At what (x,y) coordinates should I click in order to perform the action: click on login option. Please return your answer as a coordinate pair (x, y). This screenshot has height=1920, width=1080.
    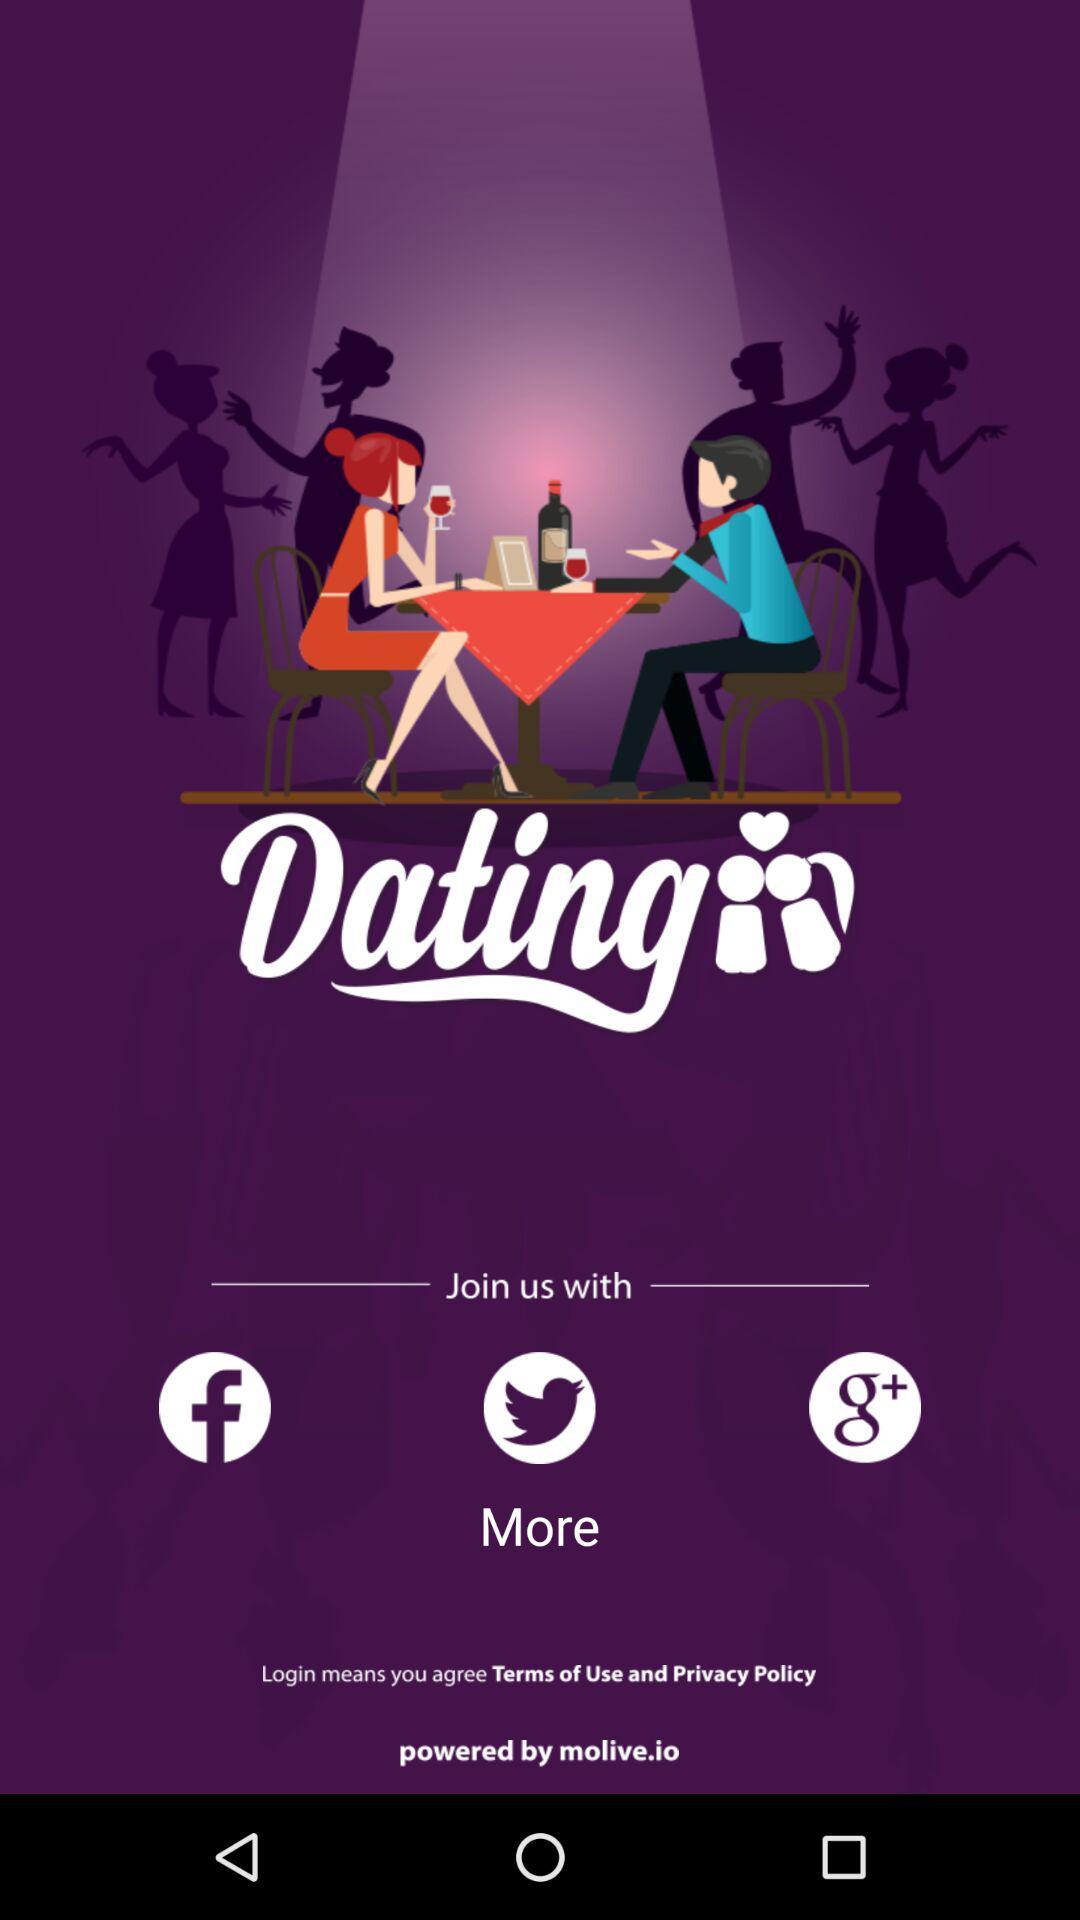
    Looking at the image, I should click on (538, 1676).